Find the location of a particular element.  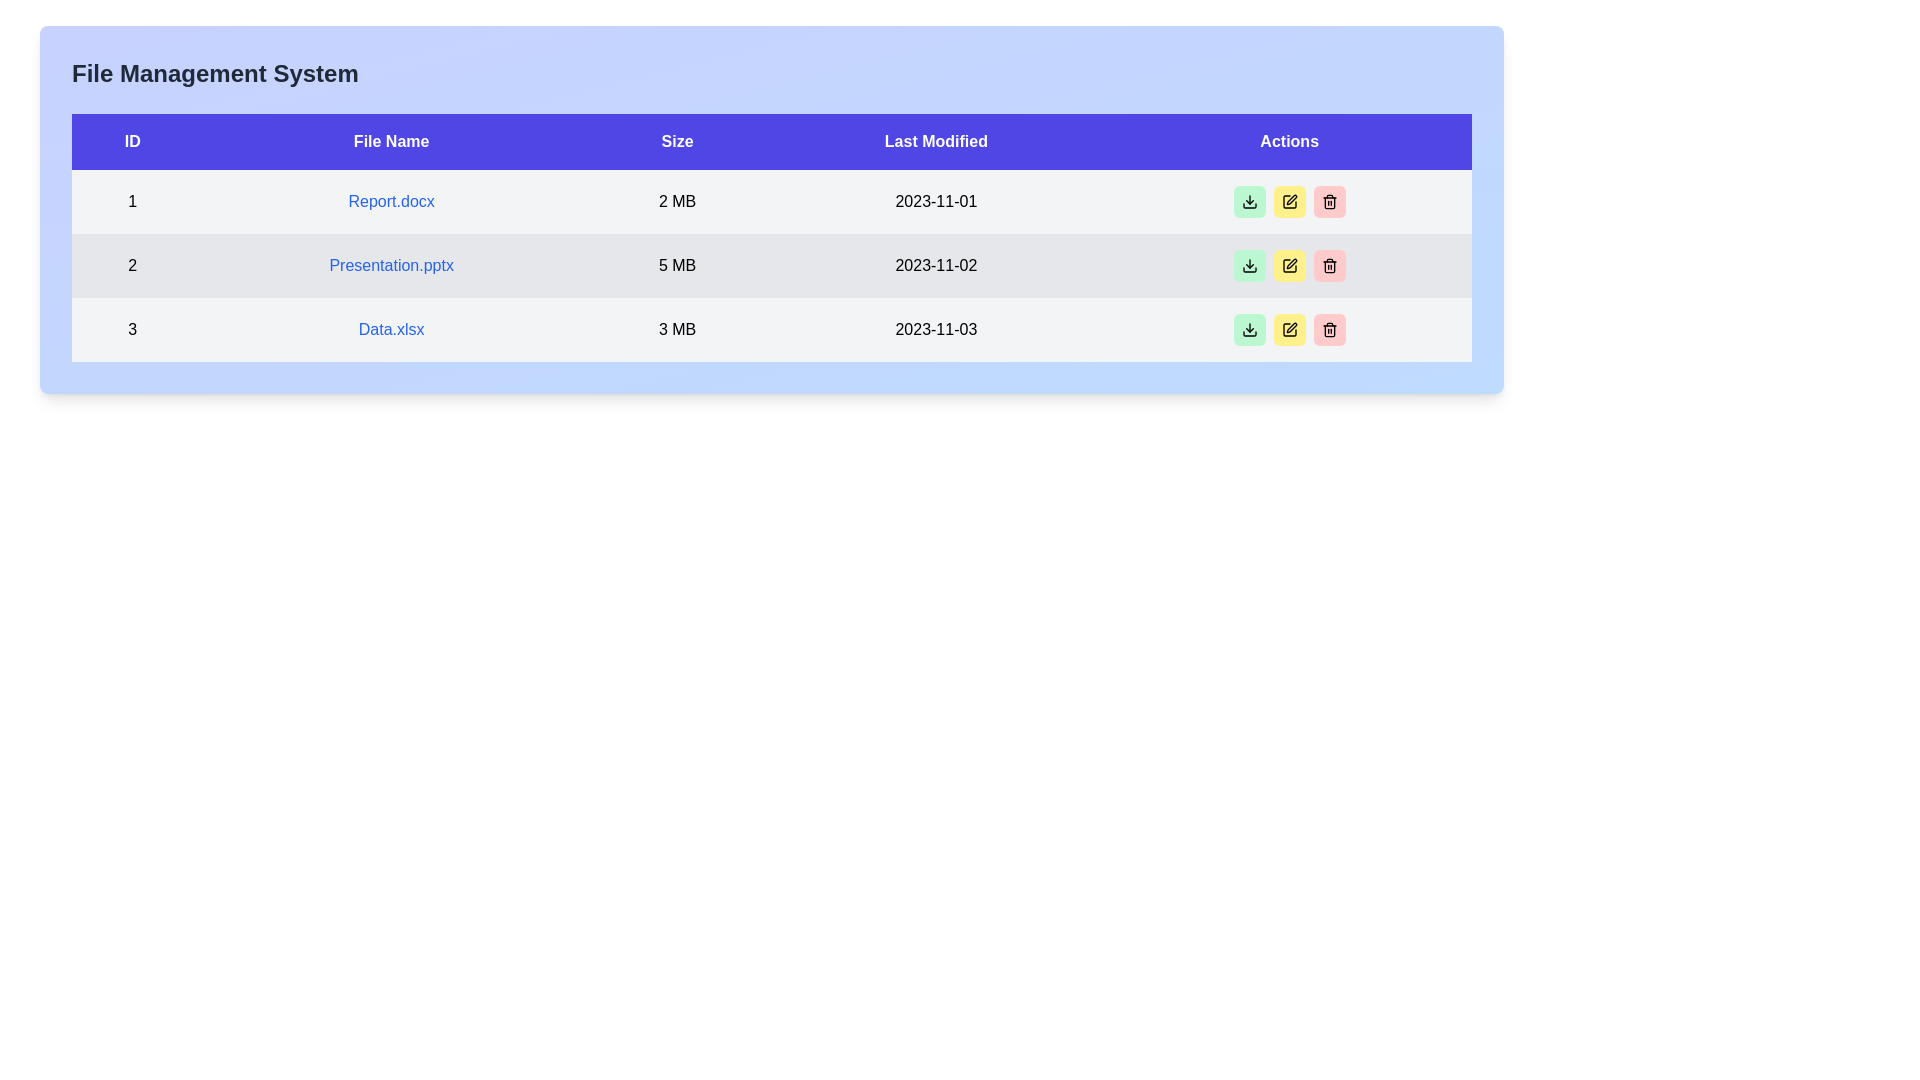

the 'Size' column header in the table, which is the third column header, by clicking on it is located at coordinates (677, 141).